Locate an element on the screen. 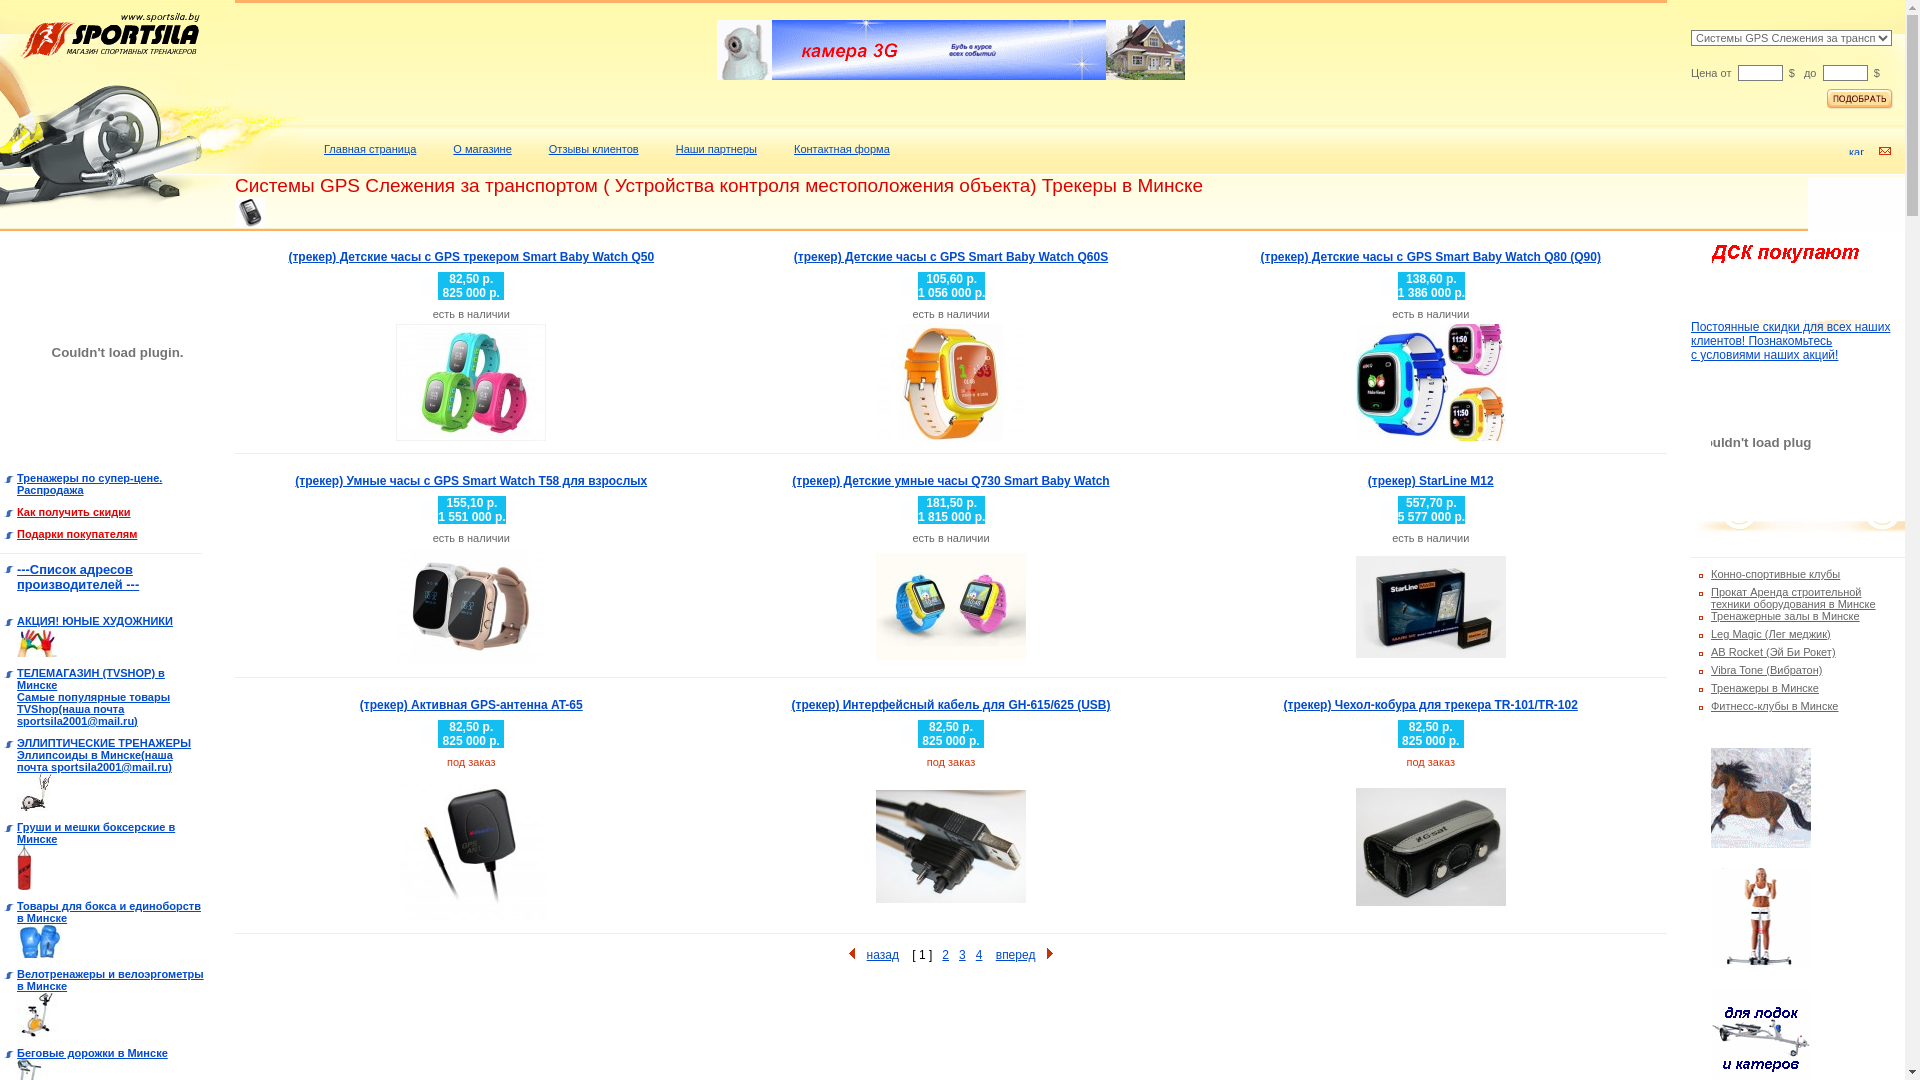  '4' is located at coordinates (979, 954).